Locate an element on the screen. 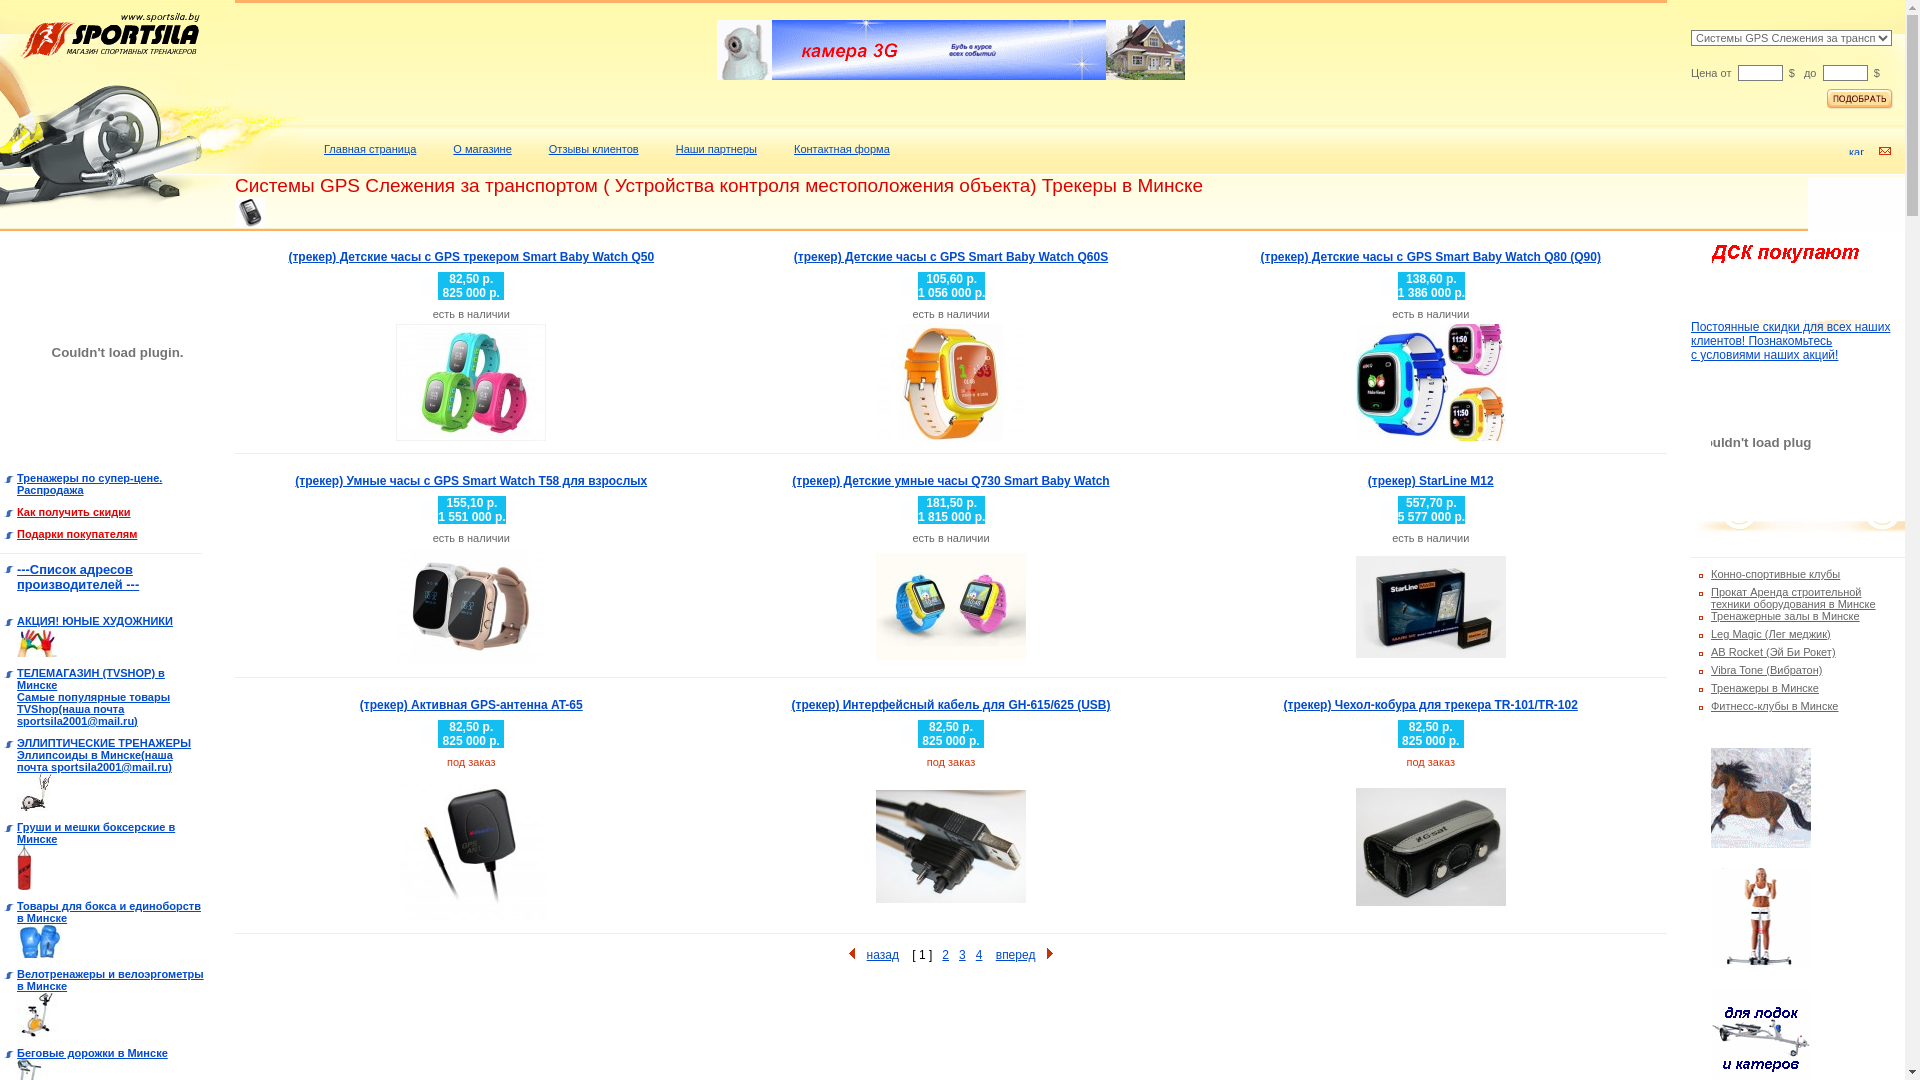  '4' is located at coordinates (979, 954).